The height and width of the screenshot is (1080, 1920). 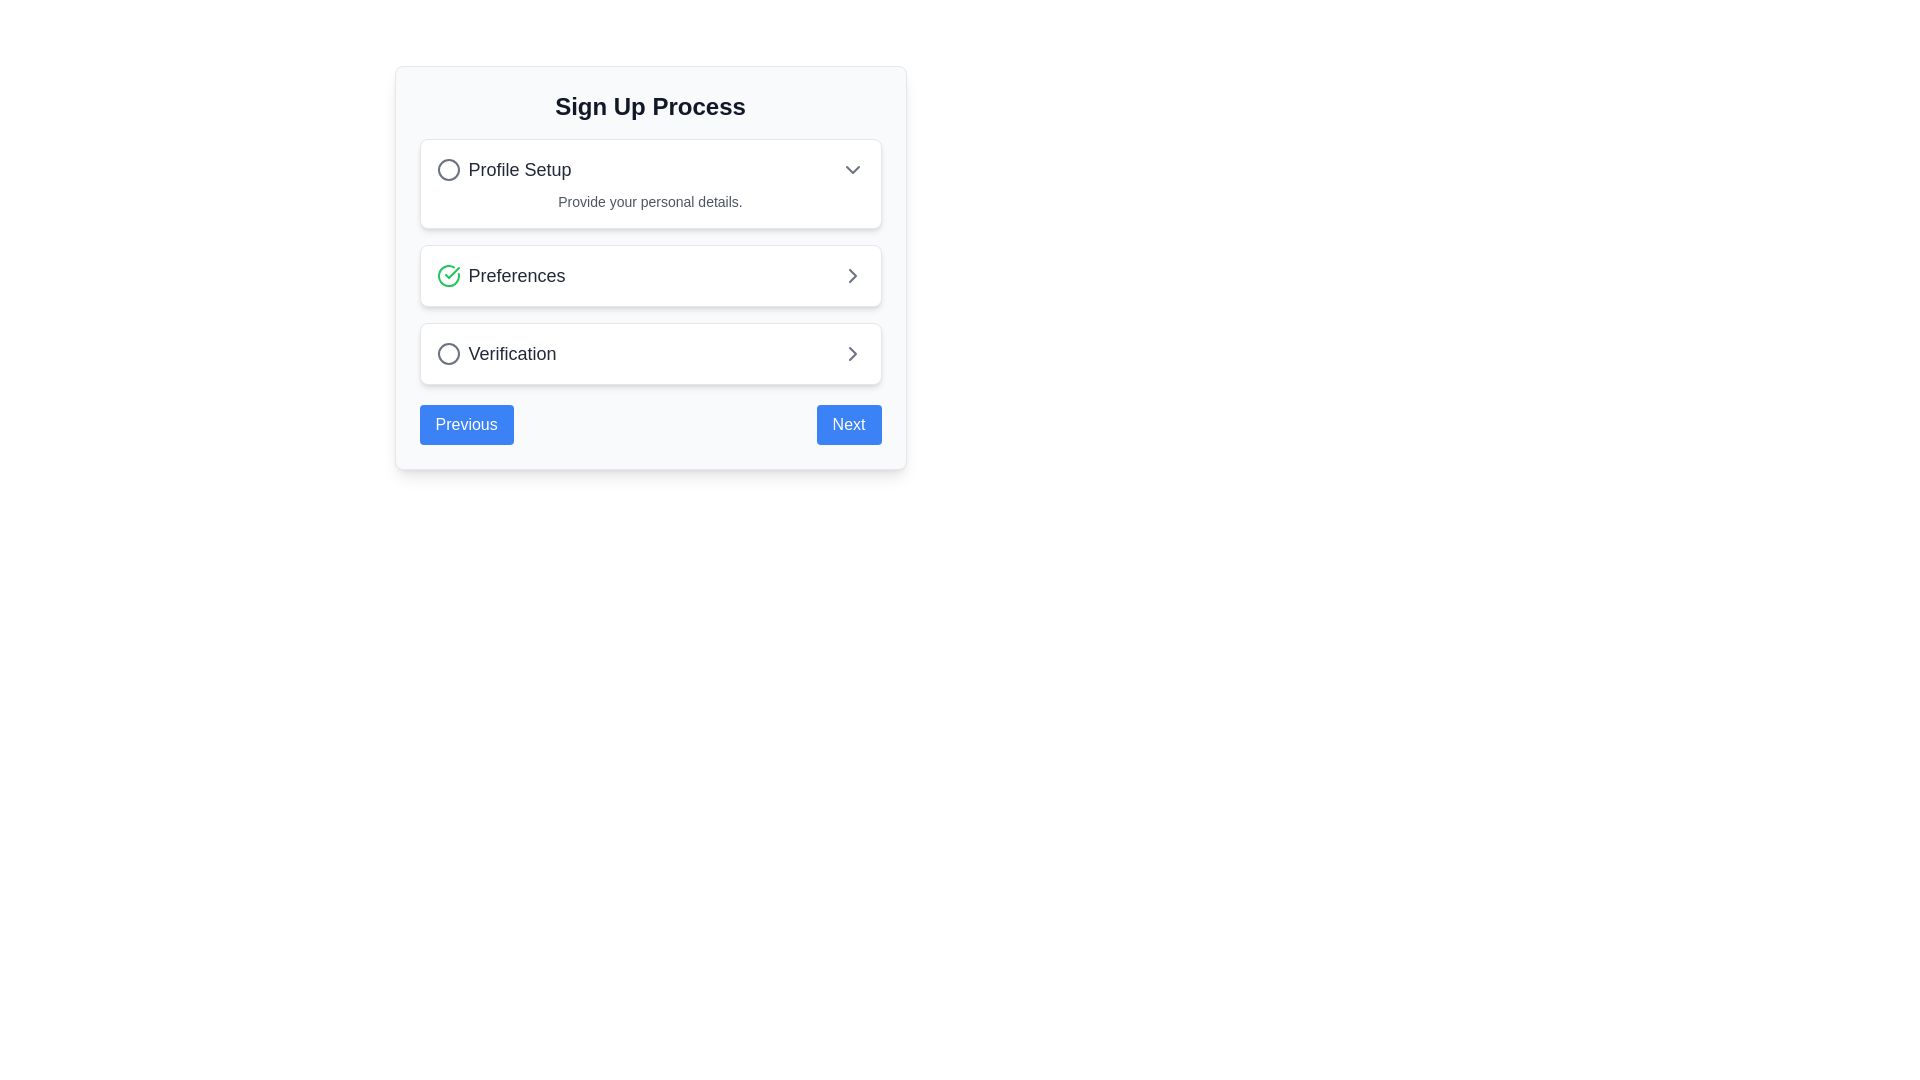 I want to click on the 'Previous' or 'Next' button in the Navigation control, so click(x=650, y=423).